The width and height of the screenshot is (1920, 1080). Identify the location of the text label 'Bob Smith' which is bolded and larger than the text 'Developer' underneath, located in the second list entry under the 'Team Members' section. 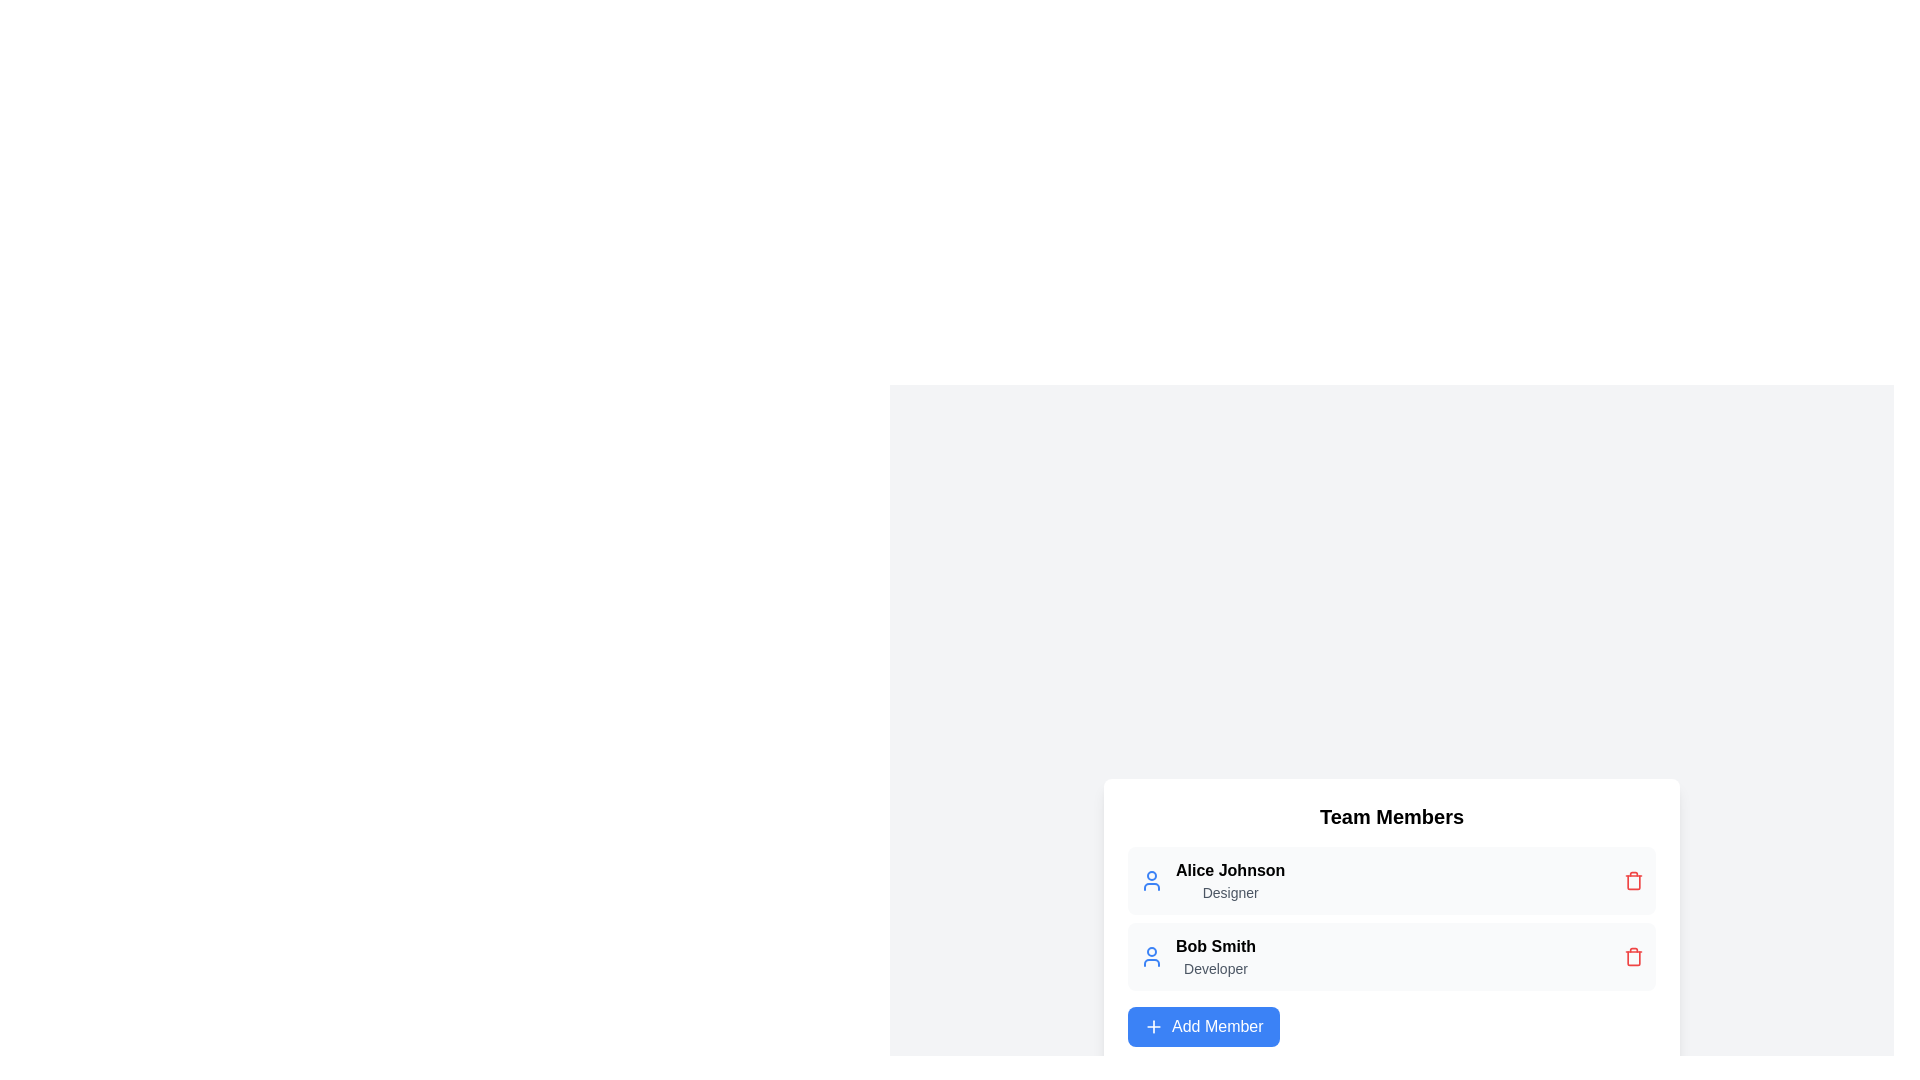
(1214, 946).